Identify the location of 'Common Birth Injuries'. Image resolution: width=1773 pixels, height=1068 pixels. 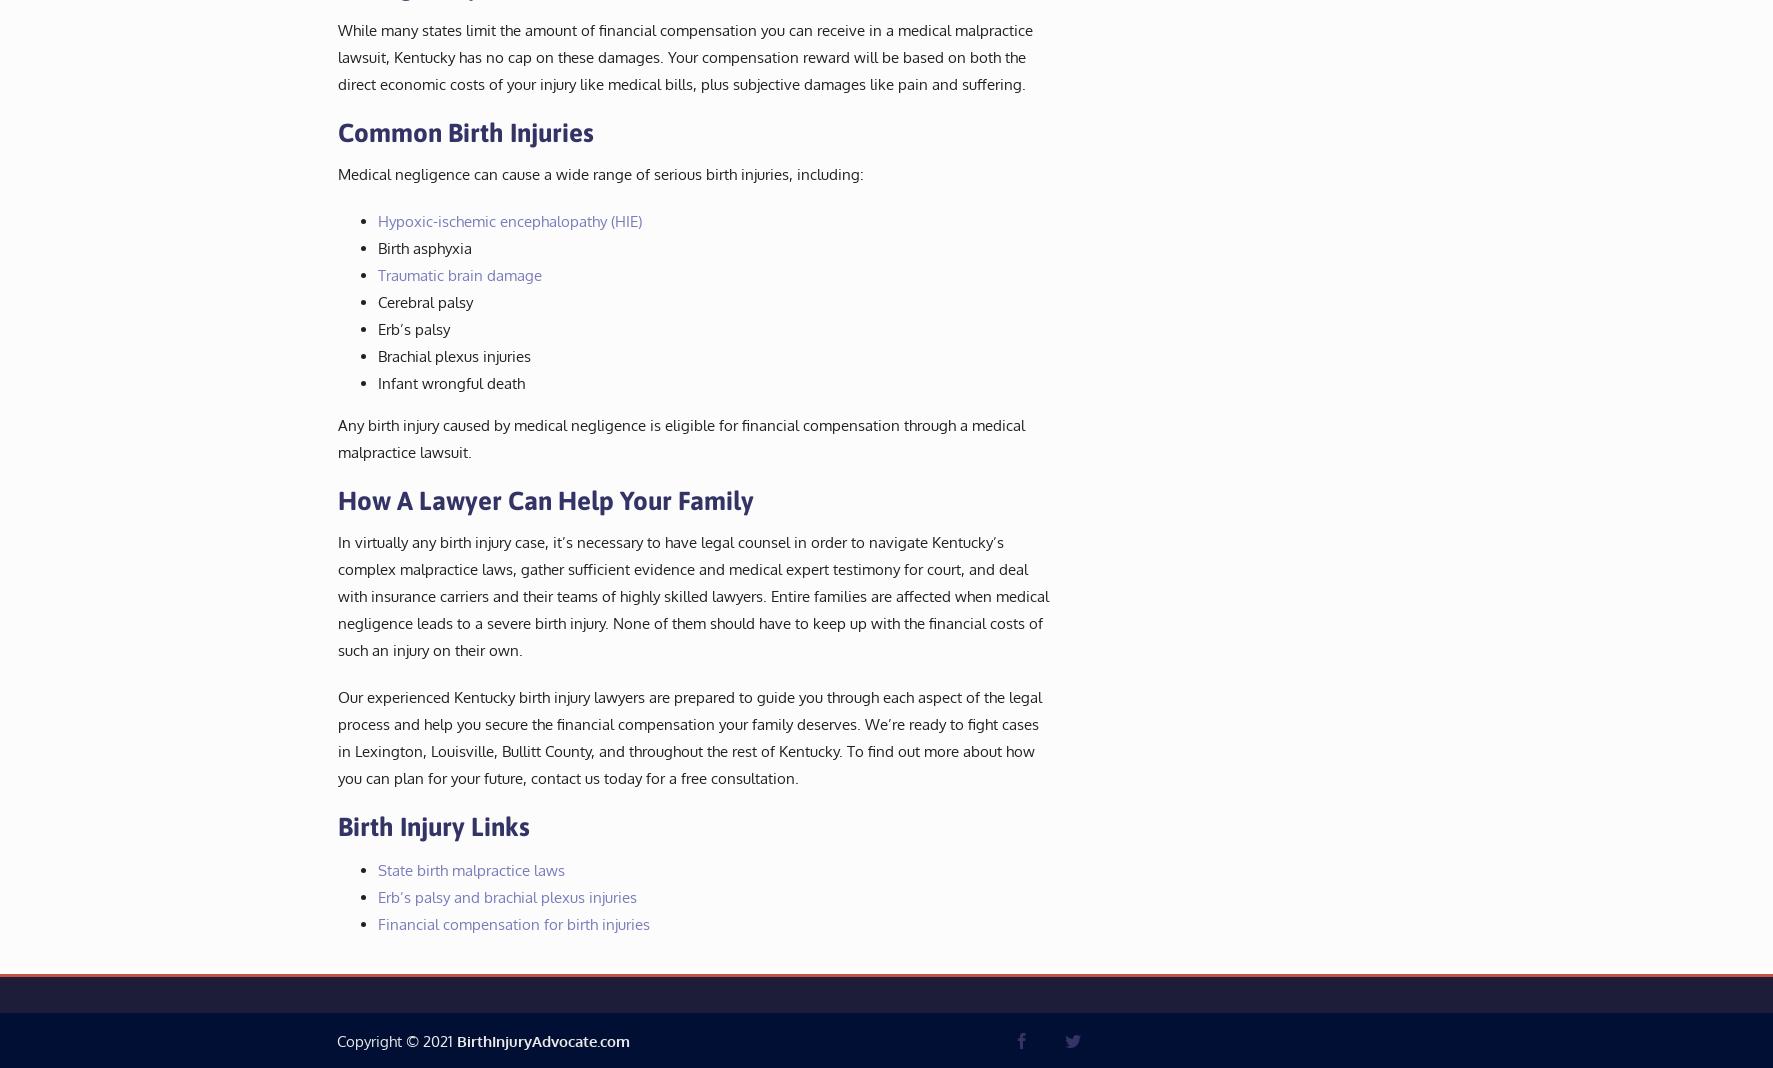
(464, 131).